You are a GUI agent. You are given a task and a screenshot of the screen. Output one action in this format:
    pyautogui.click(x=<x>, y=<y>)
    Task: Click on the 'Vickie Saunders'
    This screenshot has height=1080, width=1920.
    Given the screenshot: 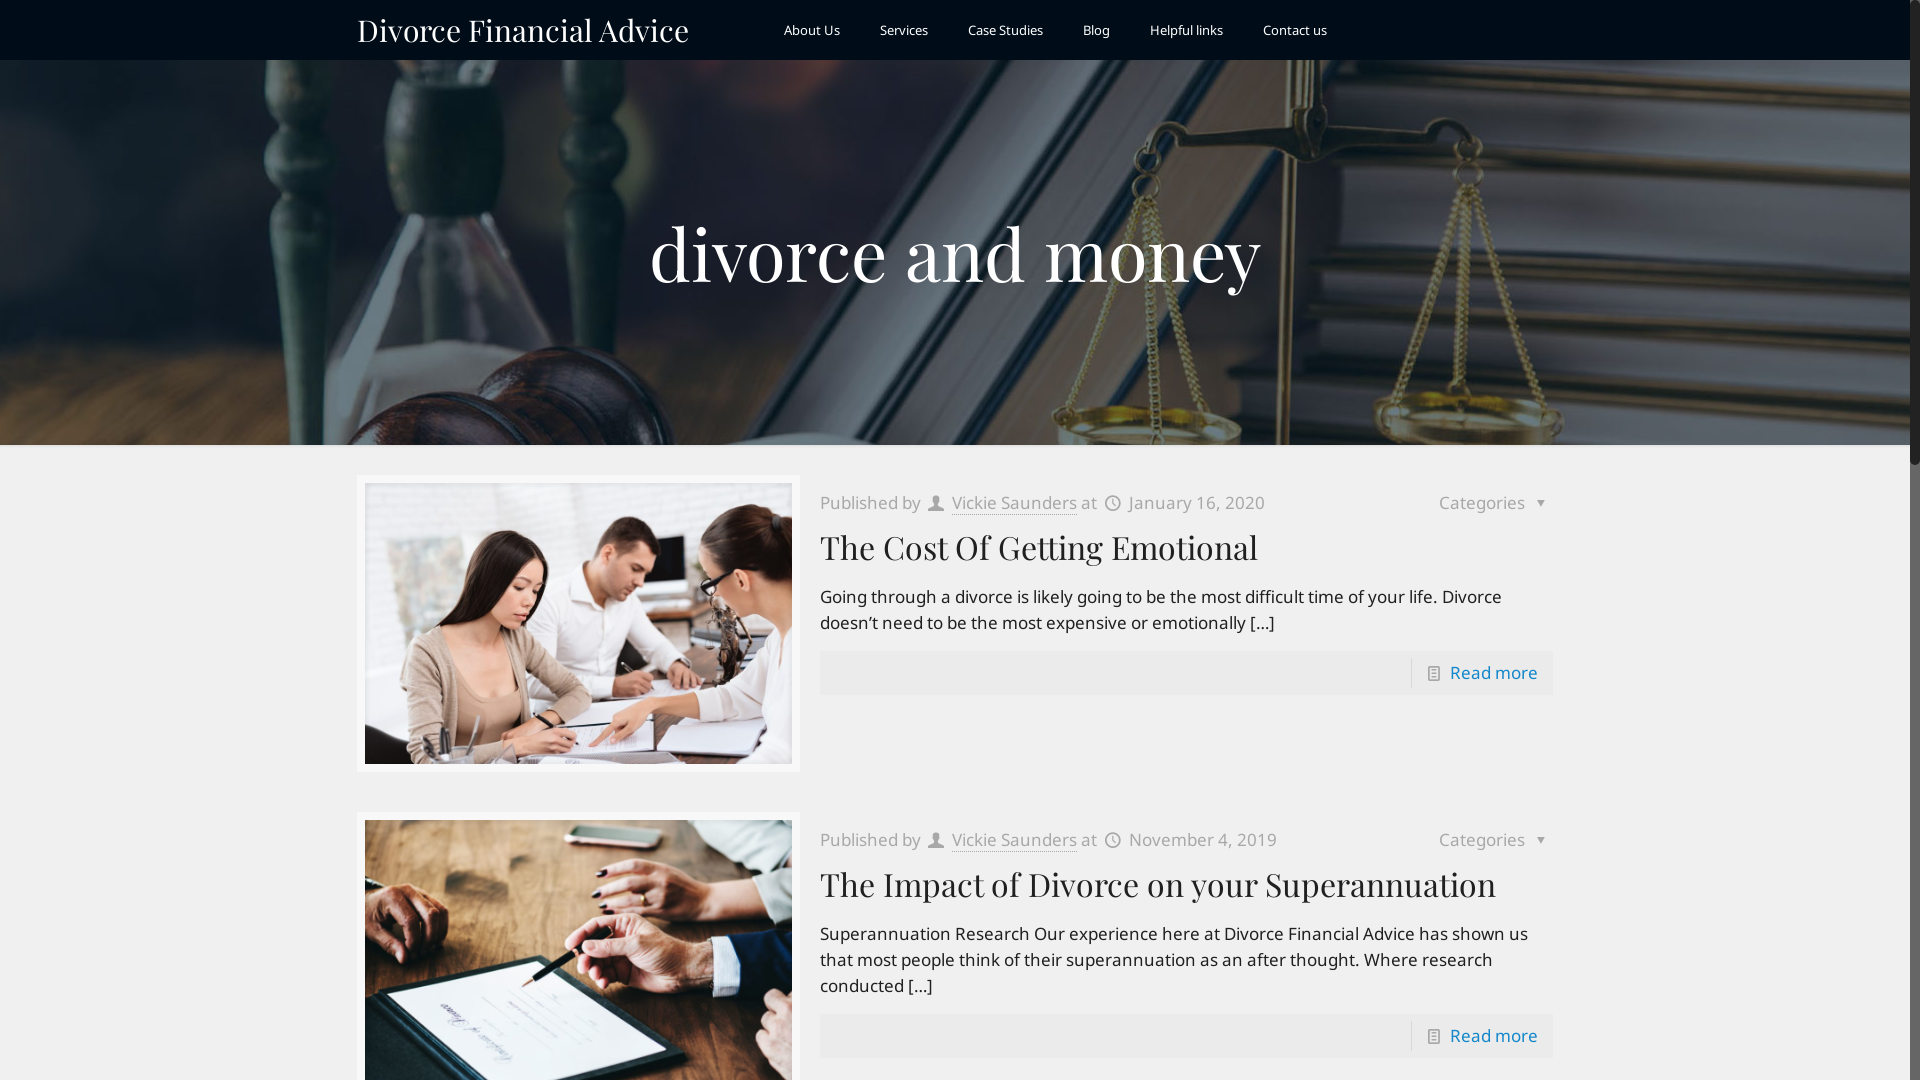 What is the action you would take?
    pyautogui.click(x=1014, y=840)
    